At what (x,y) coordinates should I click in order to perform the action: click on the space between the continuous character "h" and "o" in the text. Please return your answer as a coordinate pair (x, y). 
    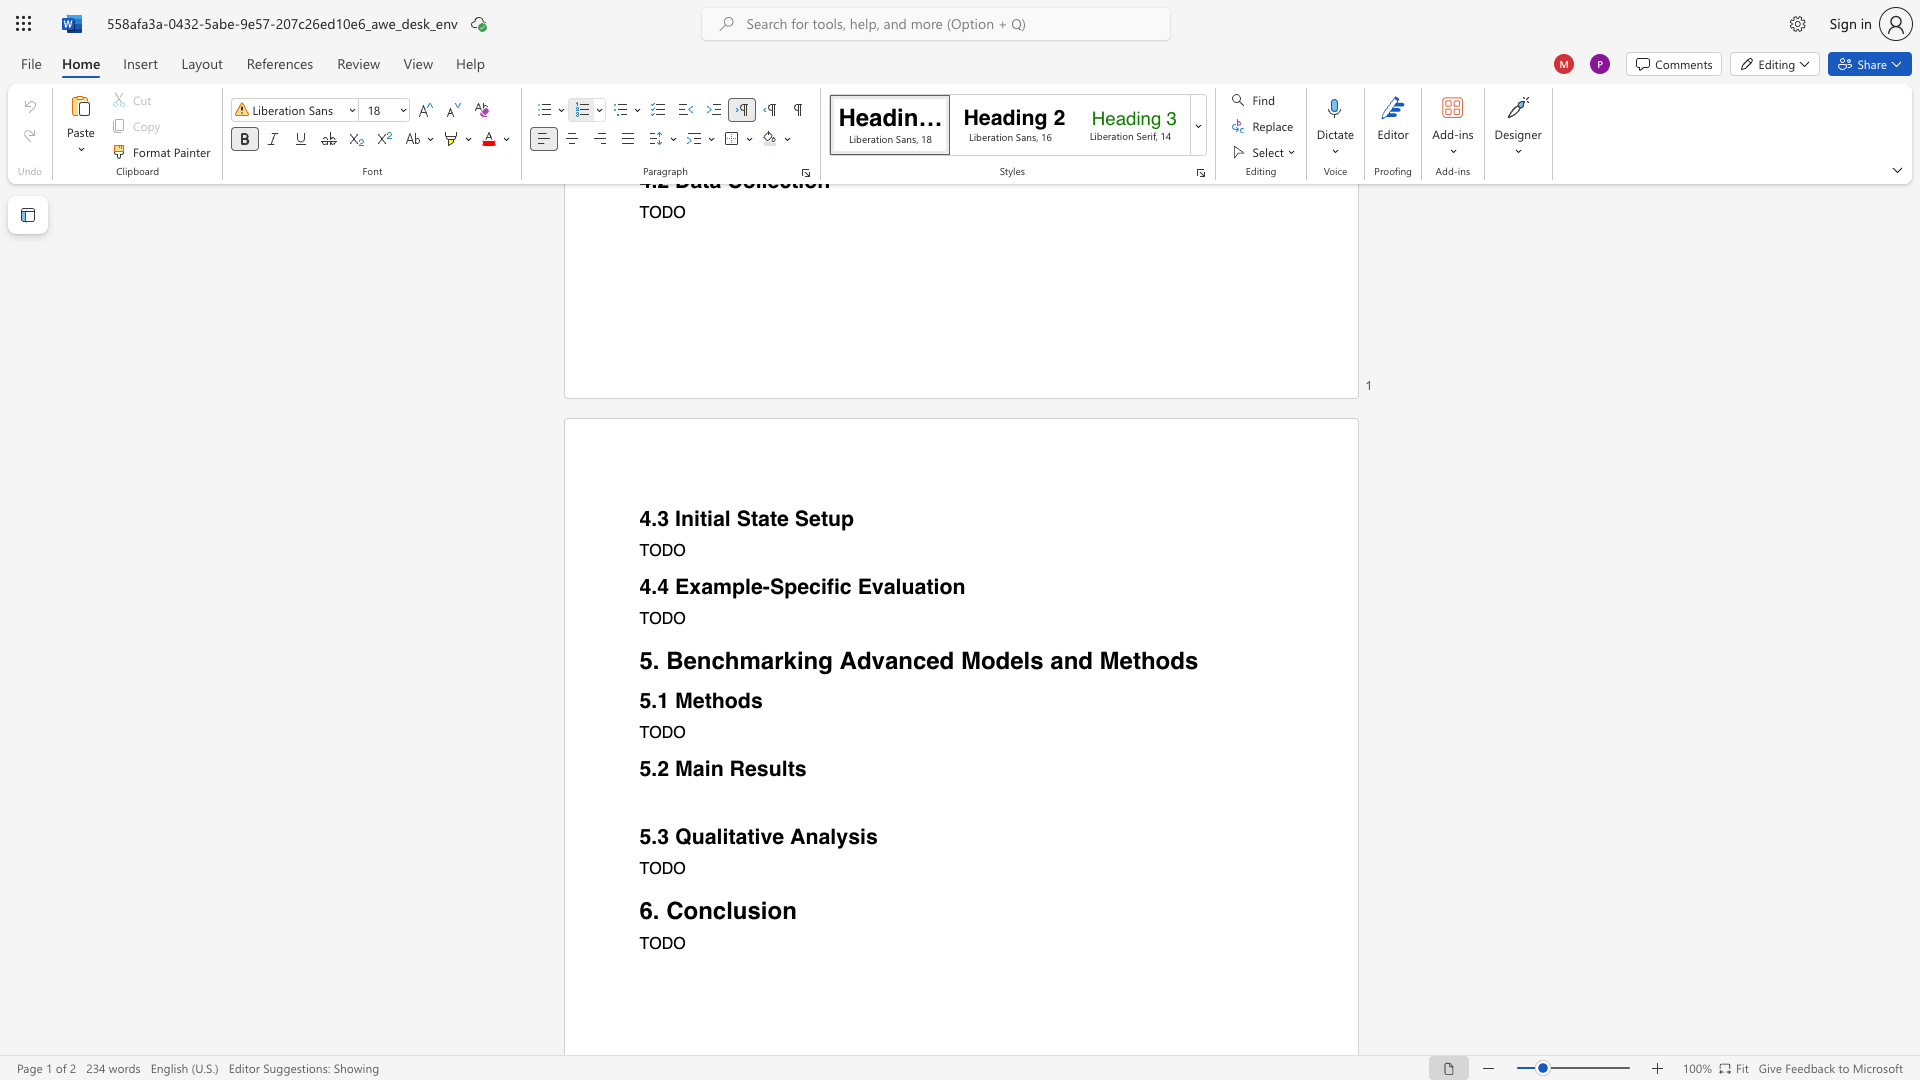
    Looking at the image, I should click on (723, 700).